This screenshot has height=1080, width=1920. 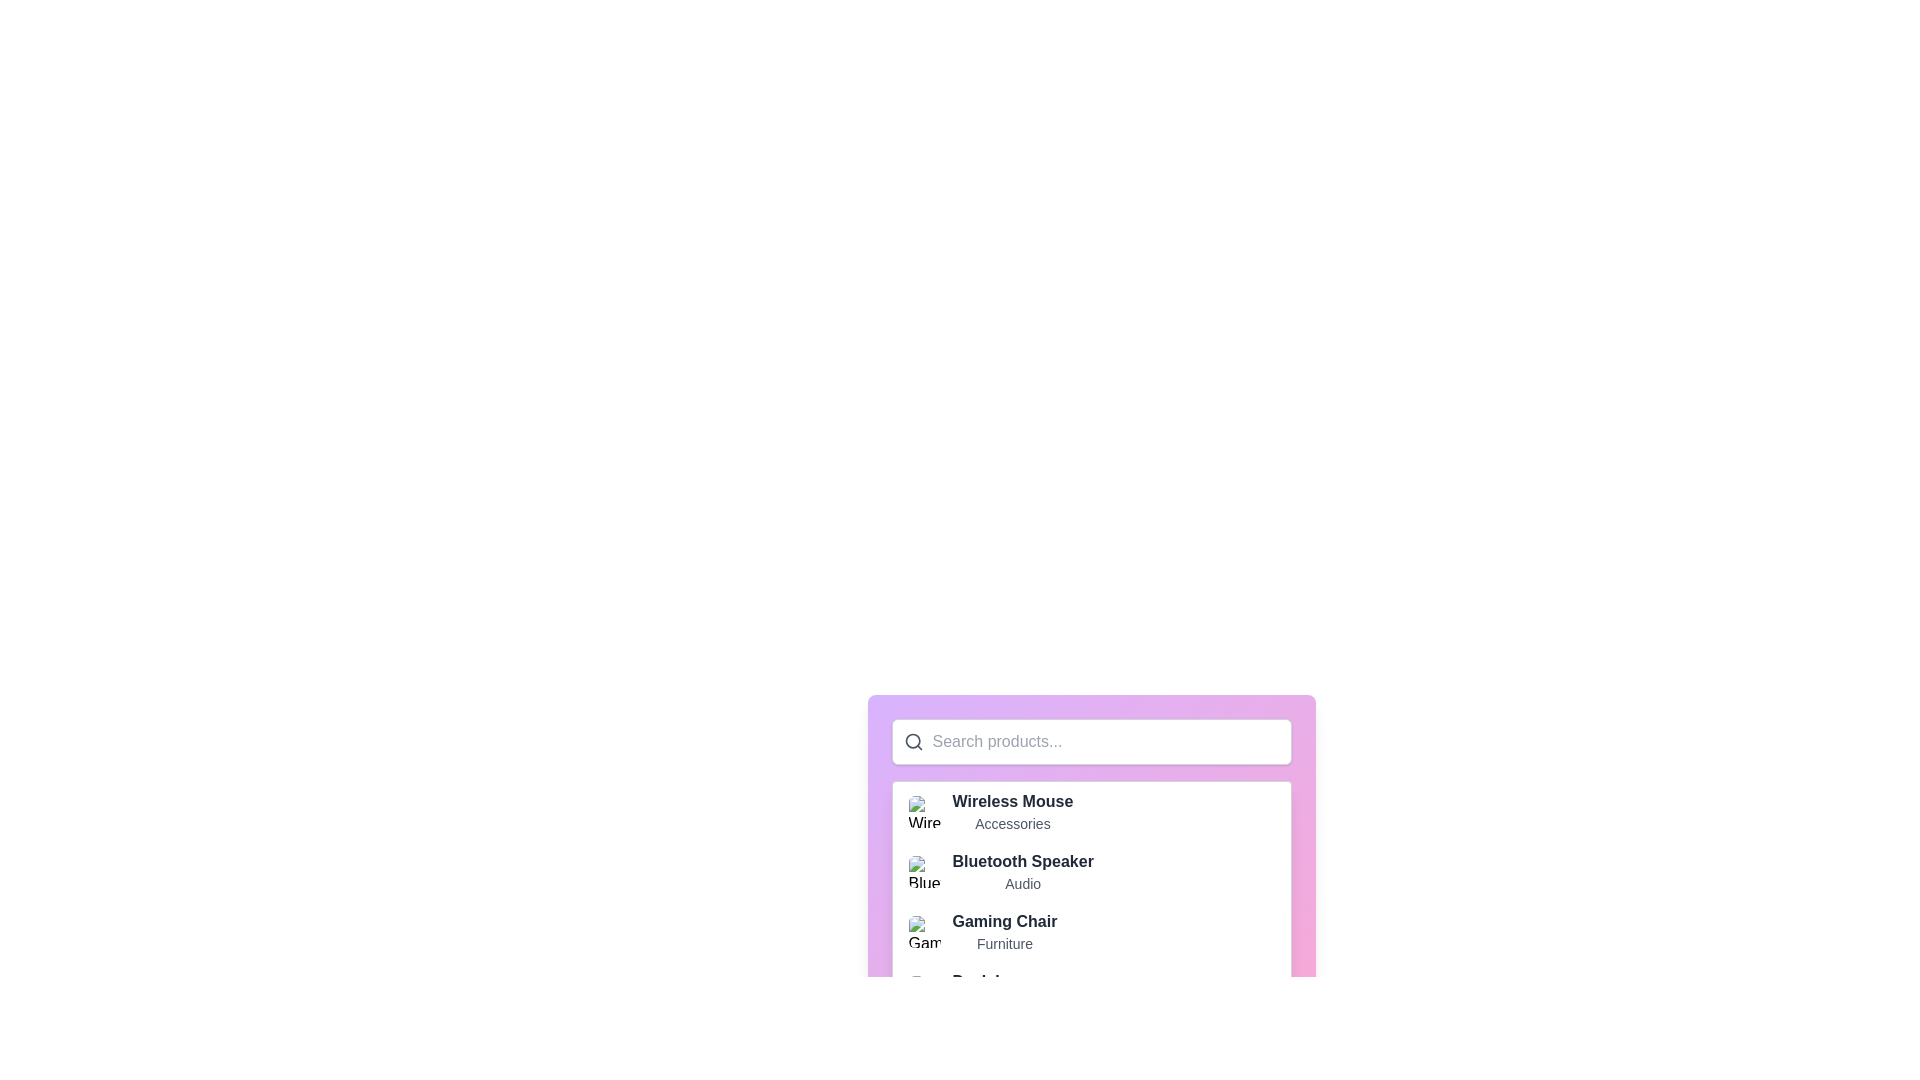 What do you see at coordinates (1090, 869) in the screenshot?
I see `the second list item representing 'Bluetooth Speaker' with the subtitle 'Audio'` at bounding box center [1090, 869].